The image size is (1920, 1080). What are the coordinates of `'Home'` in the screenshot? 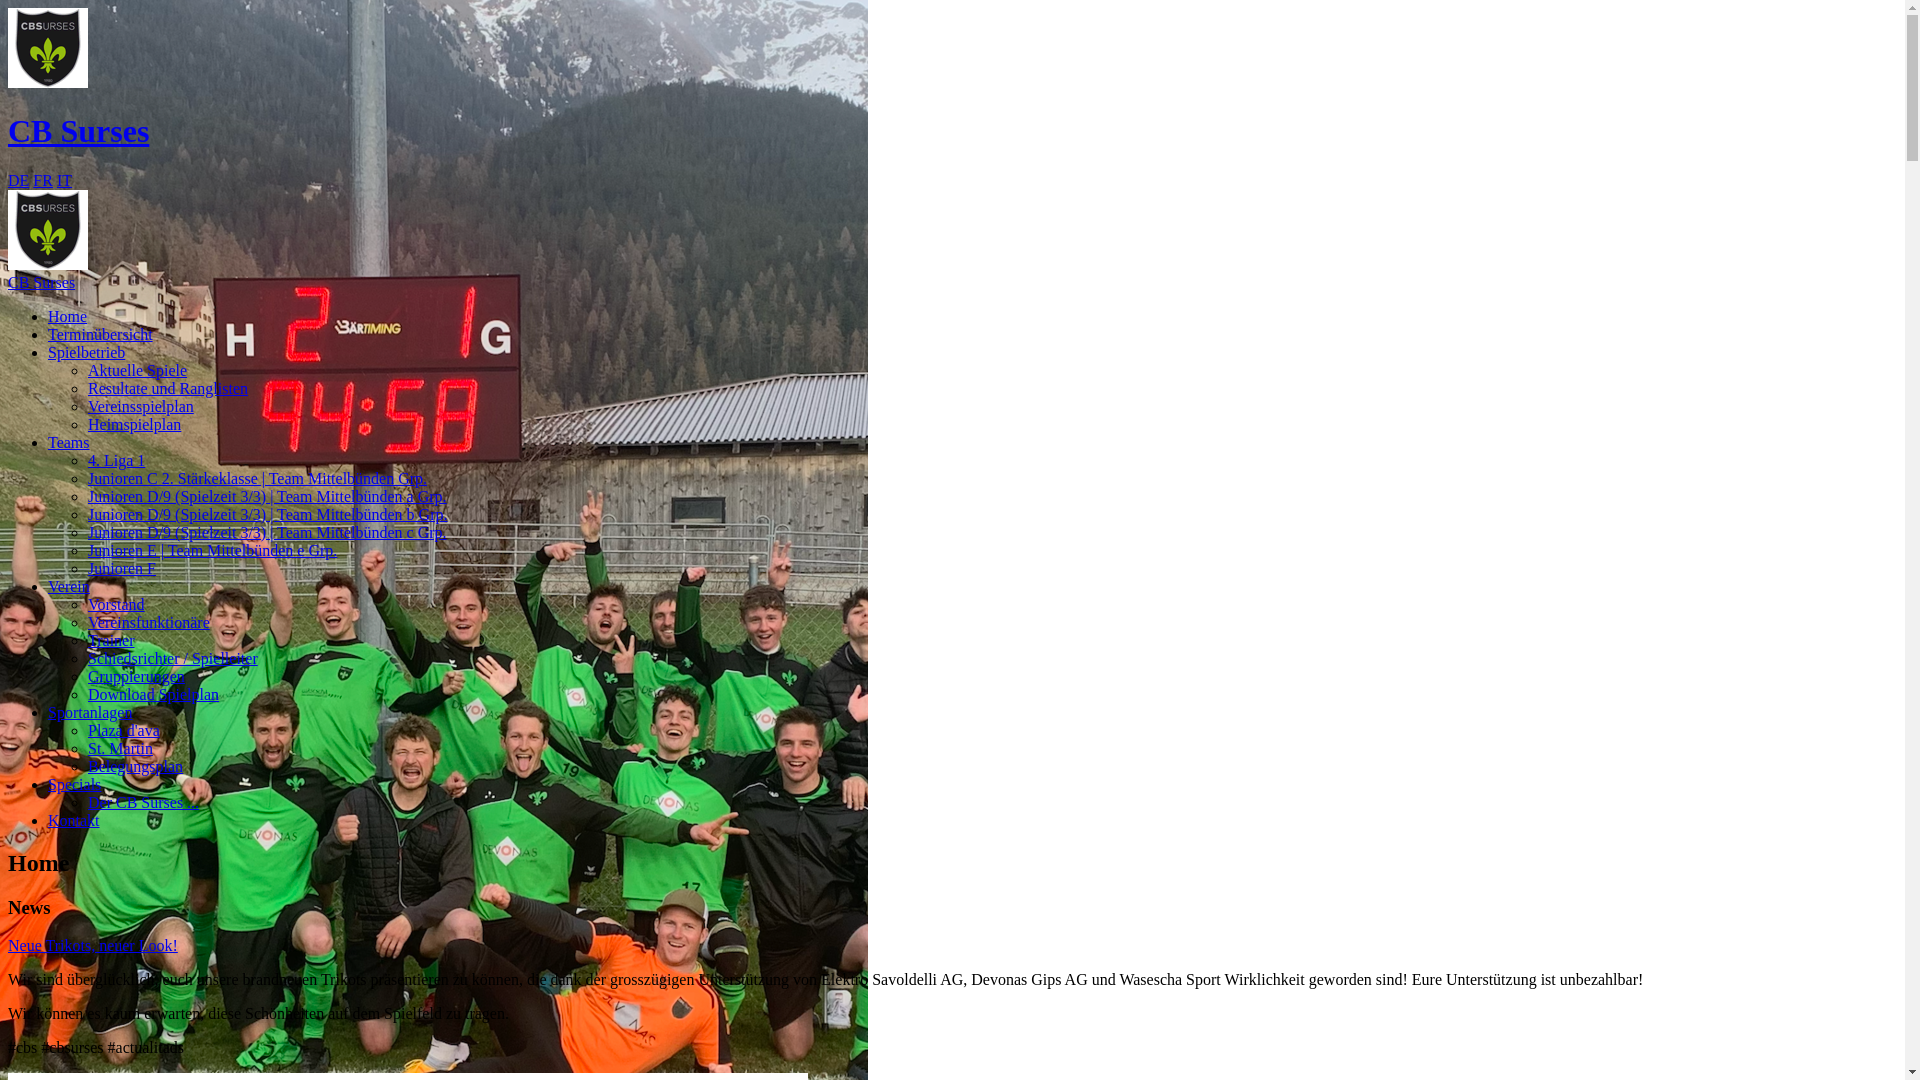 It's located at (67, 315).